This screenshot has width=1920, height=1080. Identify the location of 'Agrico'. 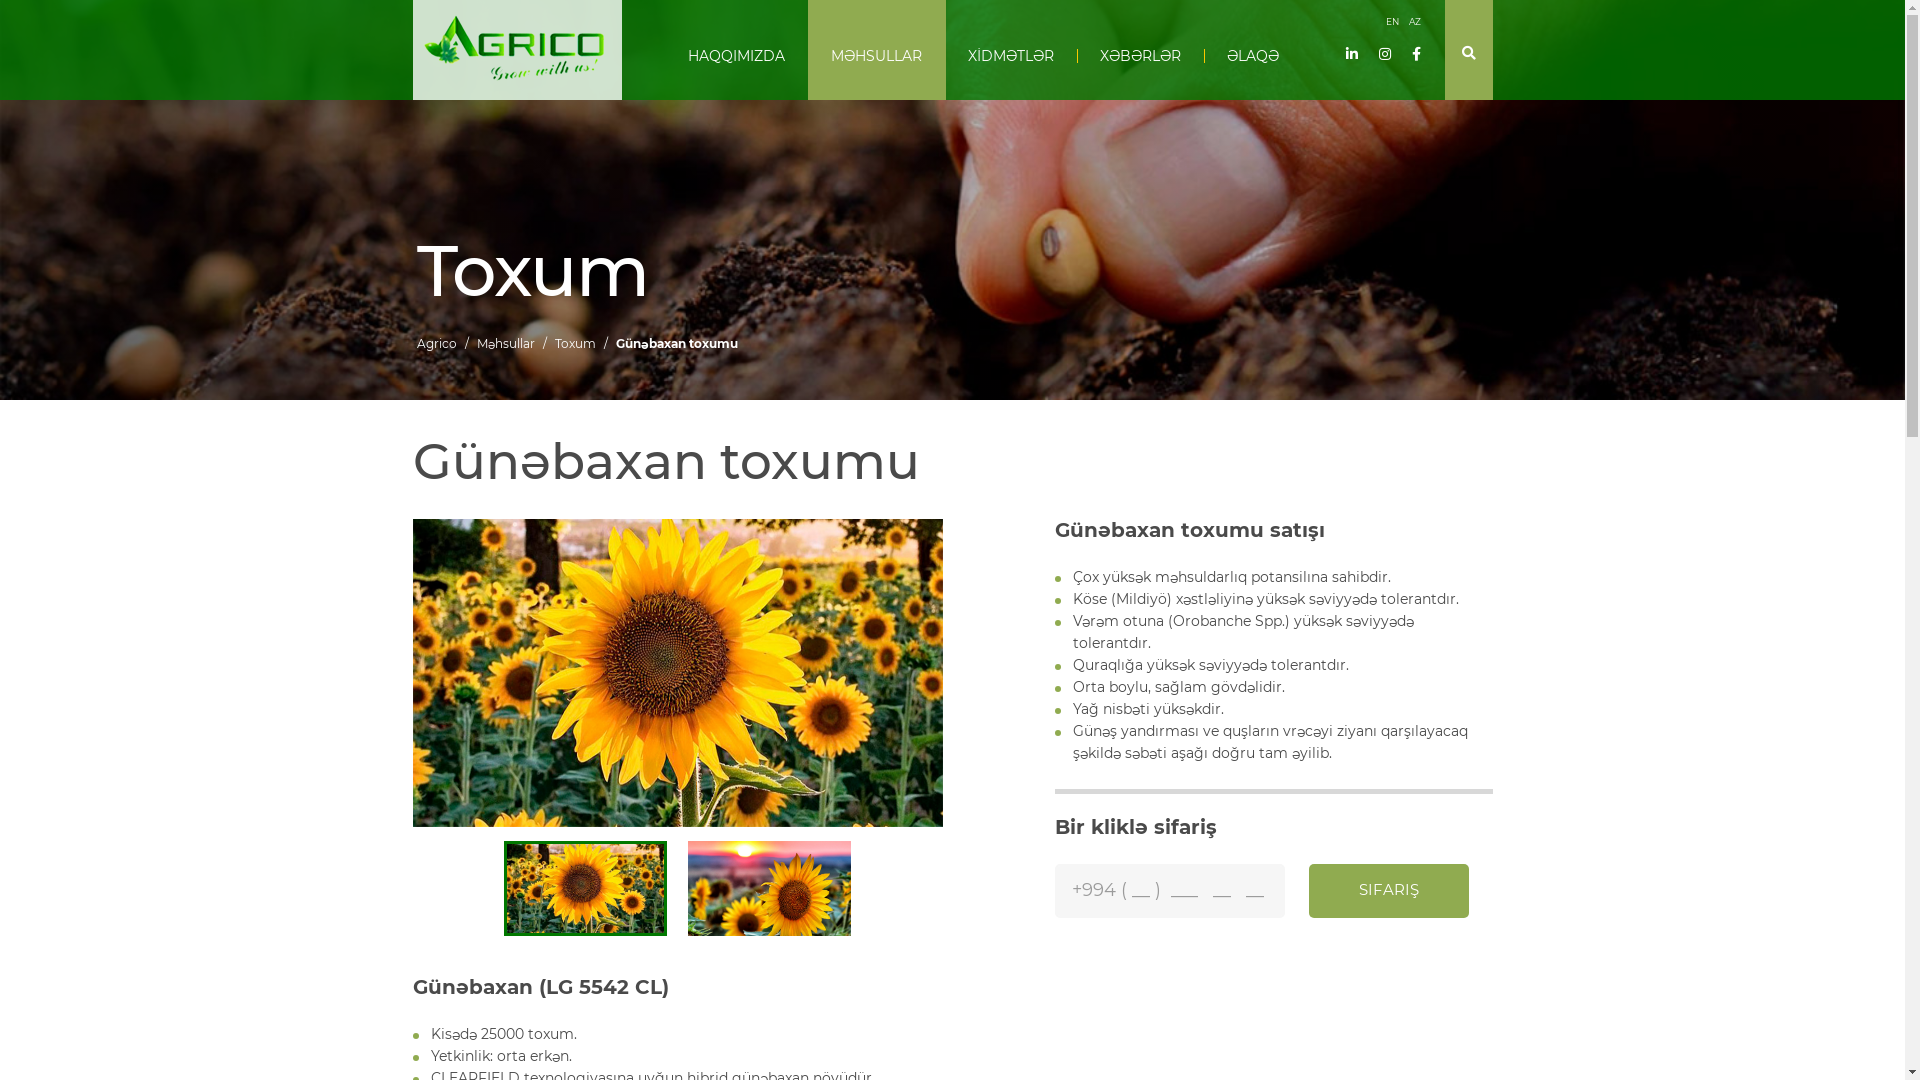
(415, 342).